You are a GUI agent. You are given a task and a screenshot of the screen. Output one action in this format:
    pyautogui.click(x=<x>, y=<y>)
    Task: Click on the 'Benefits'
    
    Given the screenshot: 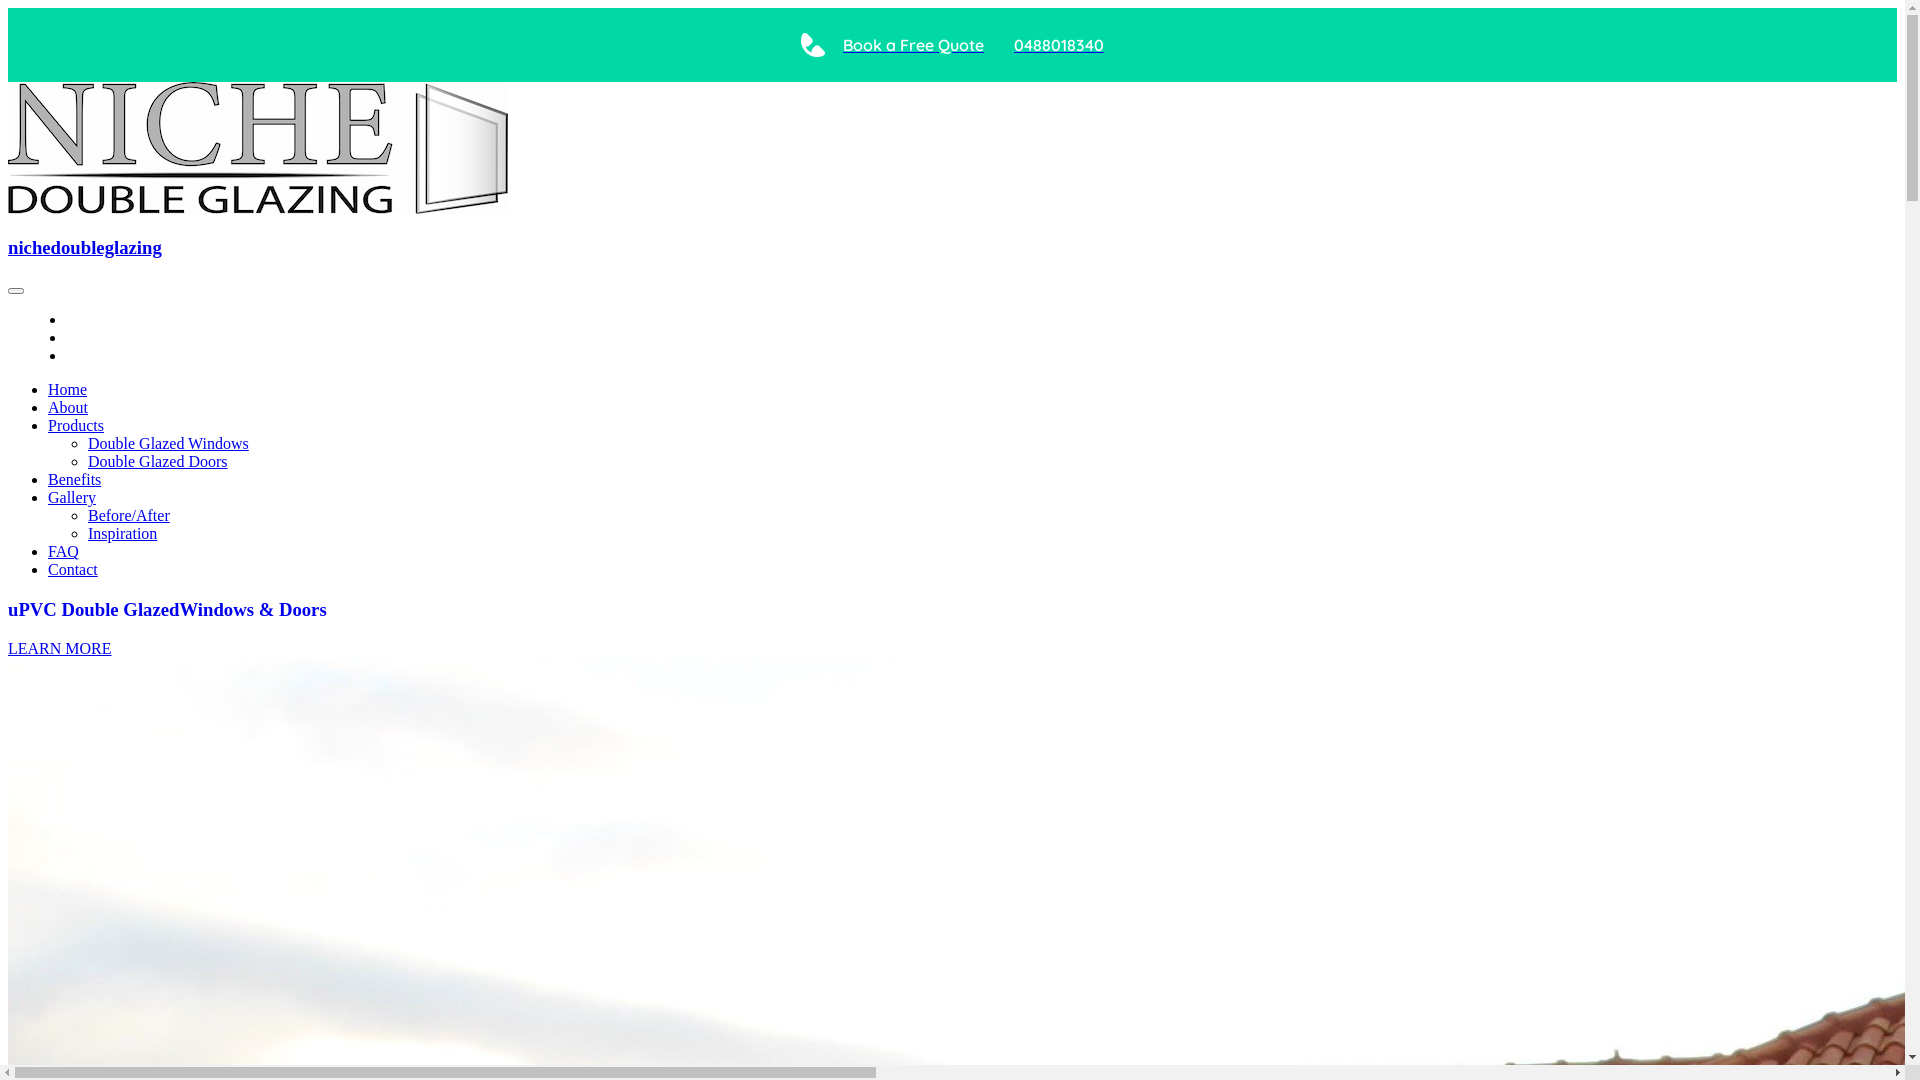 What is the action you would take?
    pyautogui.click(x=74, y=479)
    